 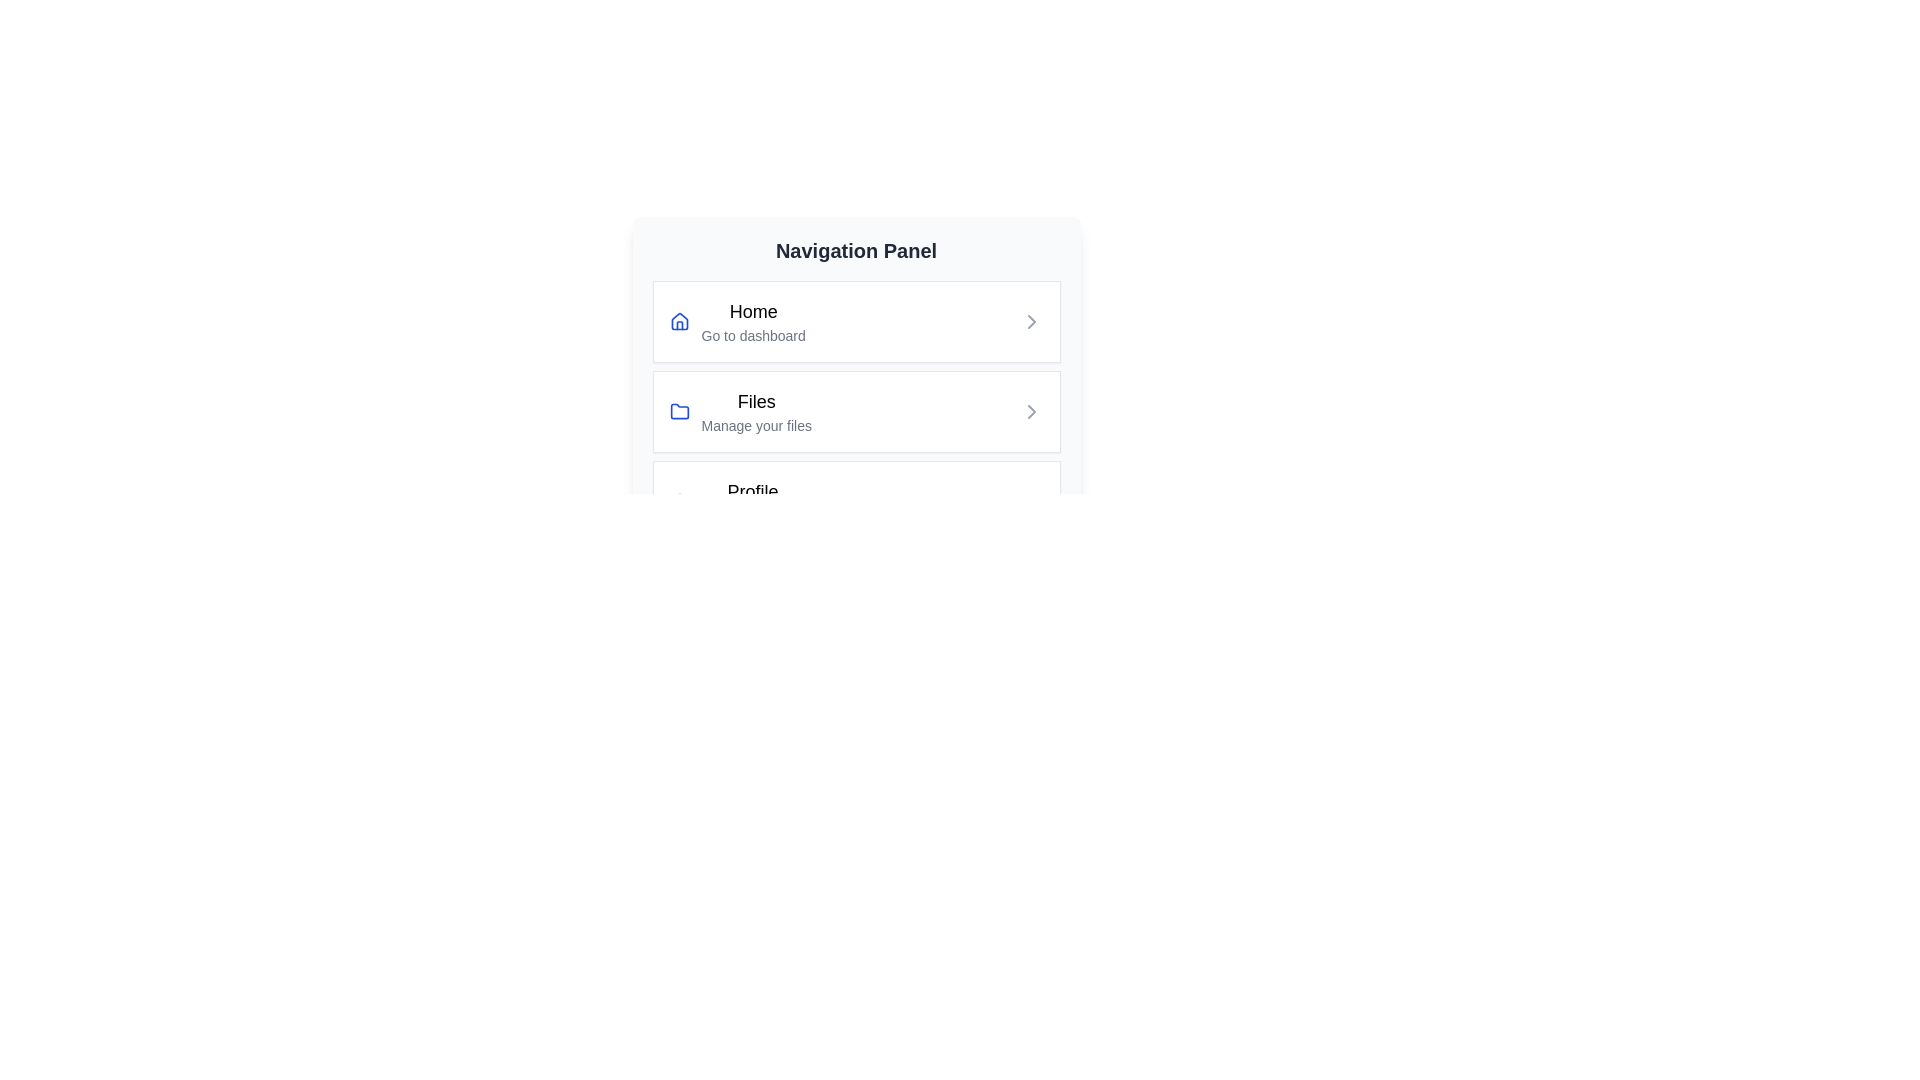 I want to click on the text label element that reads 'Files' with the subtitle 'Manage your files', located in the middle of the navigation panel, so click(x=755, y=411).